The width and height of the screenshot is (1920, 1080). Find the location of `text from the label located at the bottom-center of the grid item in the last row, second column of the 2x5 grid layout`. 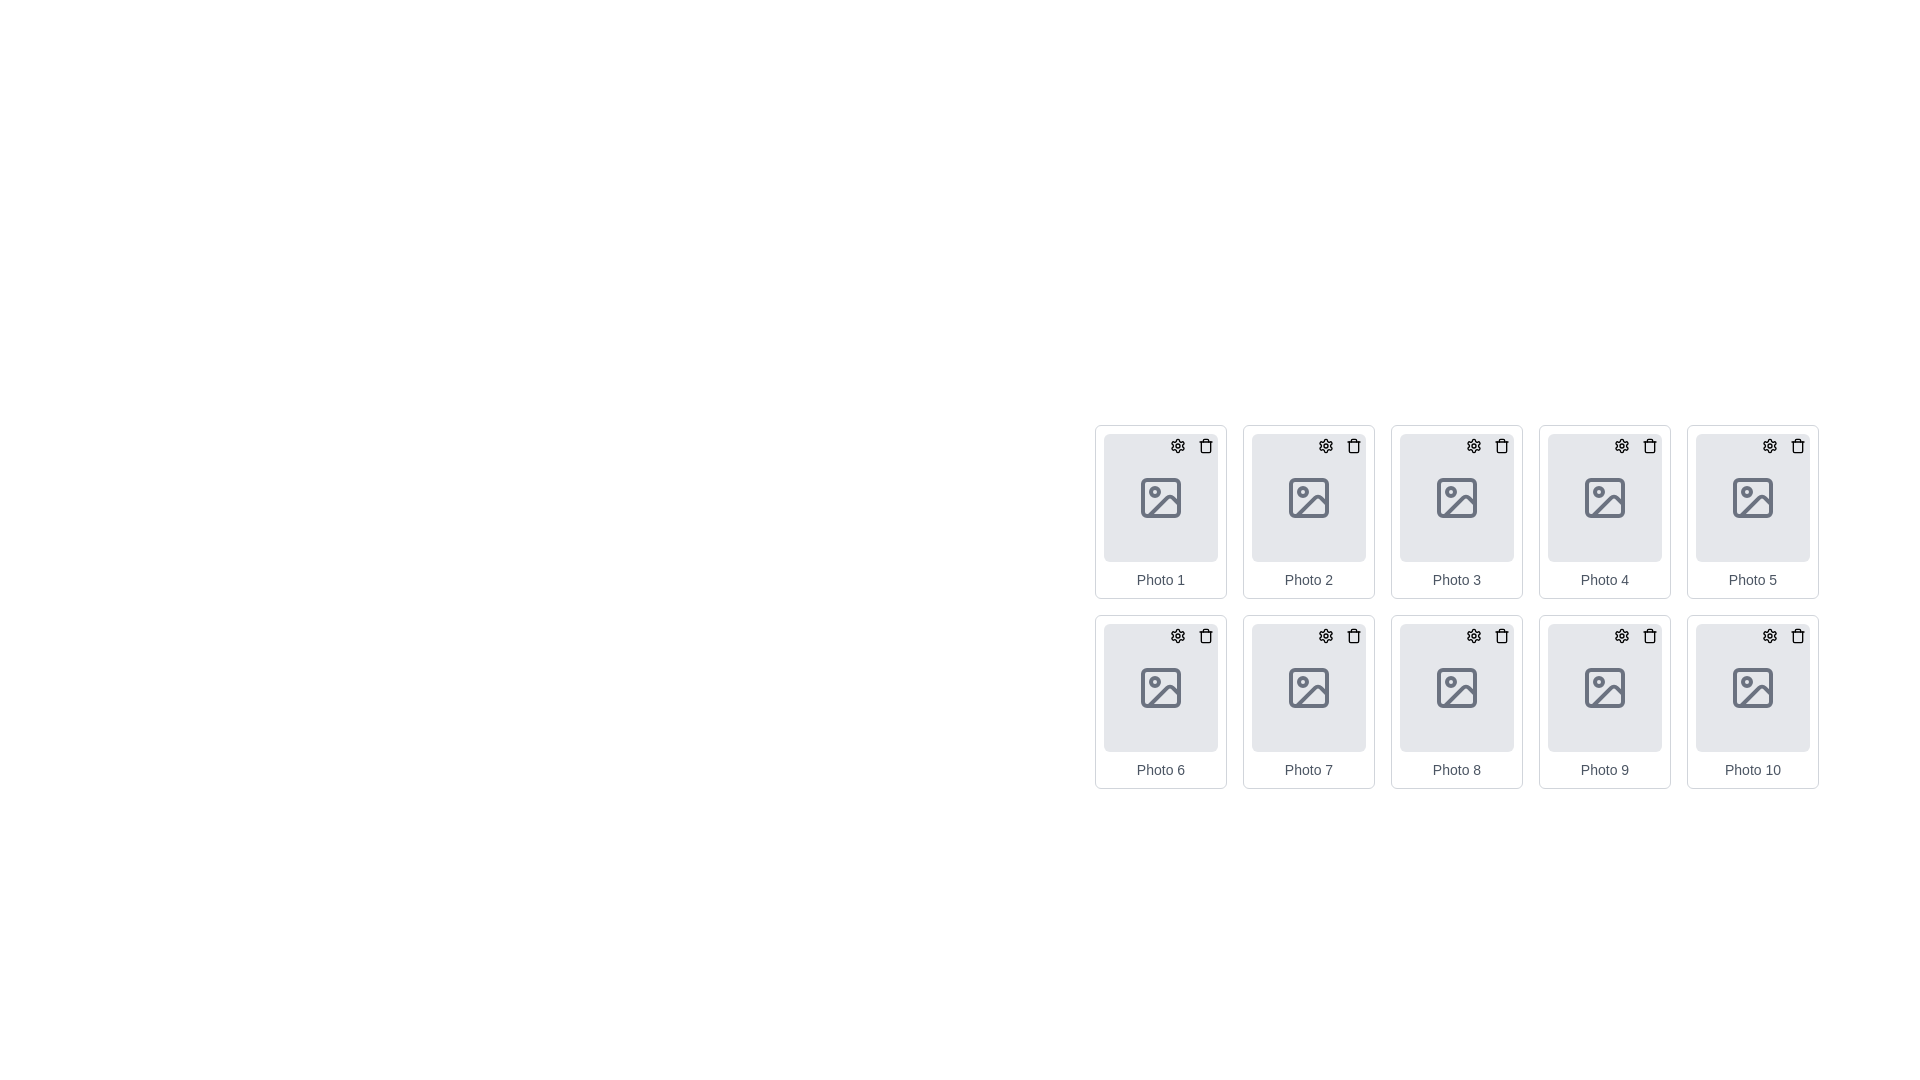

text from the label located at the bottom-center of the grid item in the last row, second column of the 2x5 grid layout is located at coordinates (1604, 769).